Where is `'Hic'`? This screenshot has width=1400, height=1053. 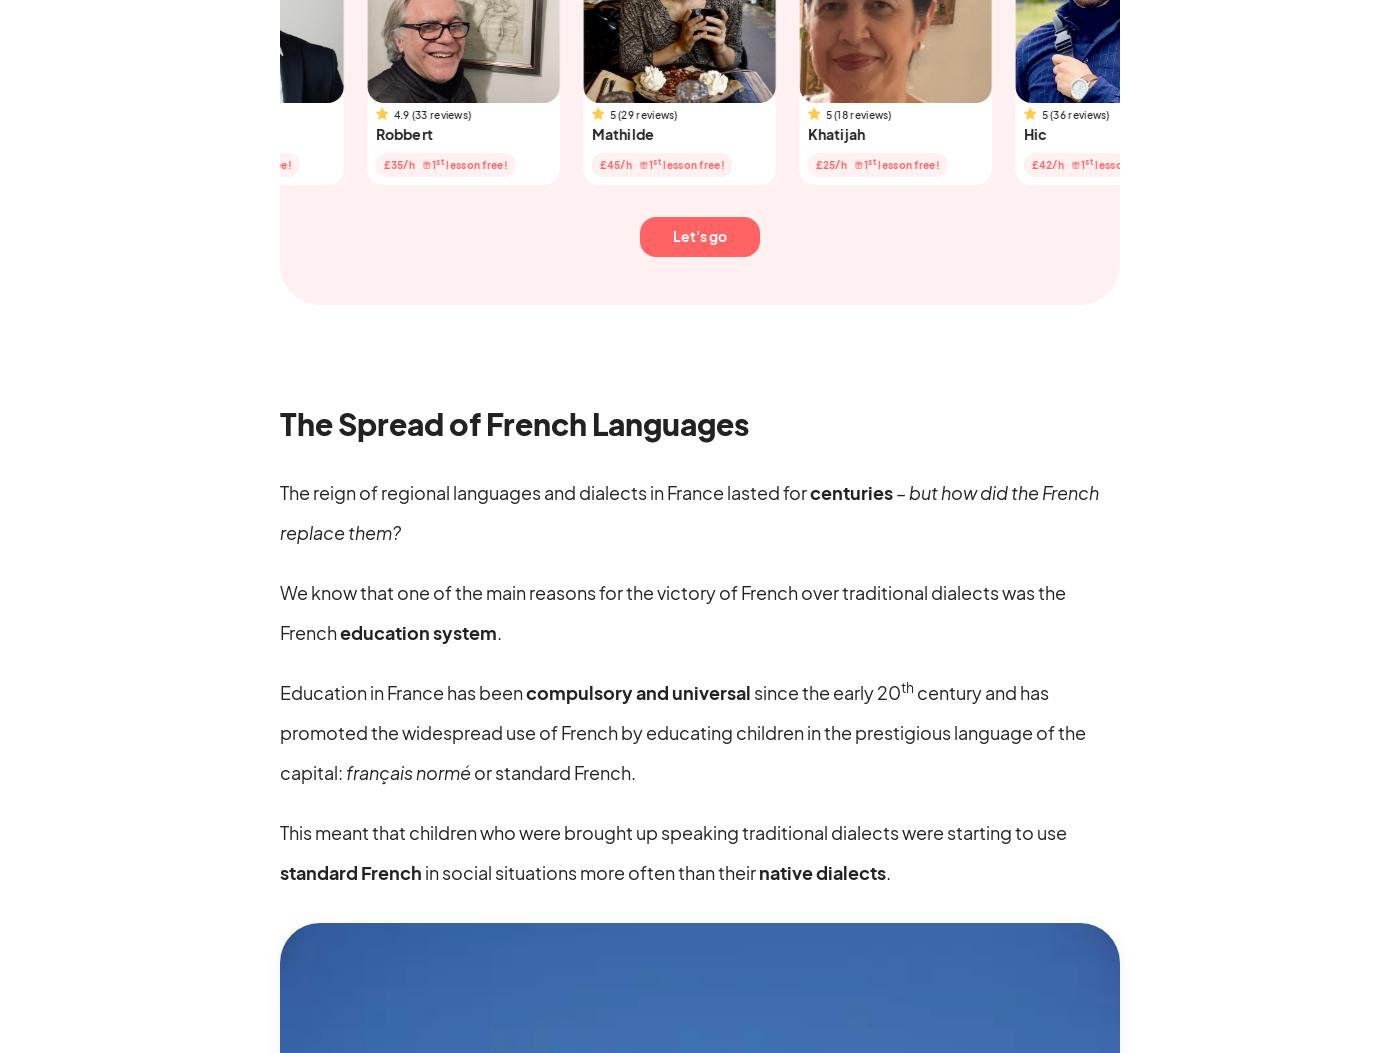
'Hic' is located at coordinates (923, 132).